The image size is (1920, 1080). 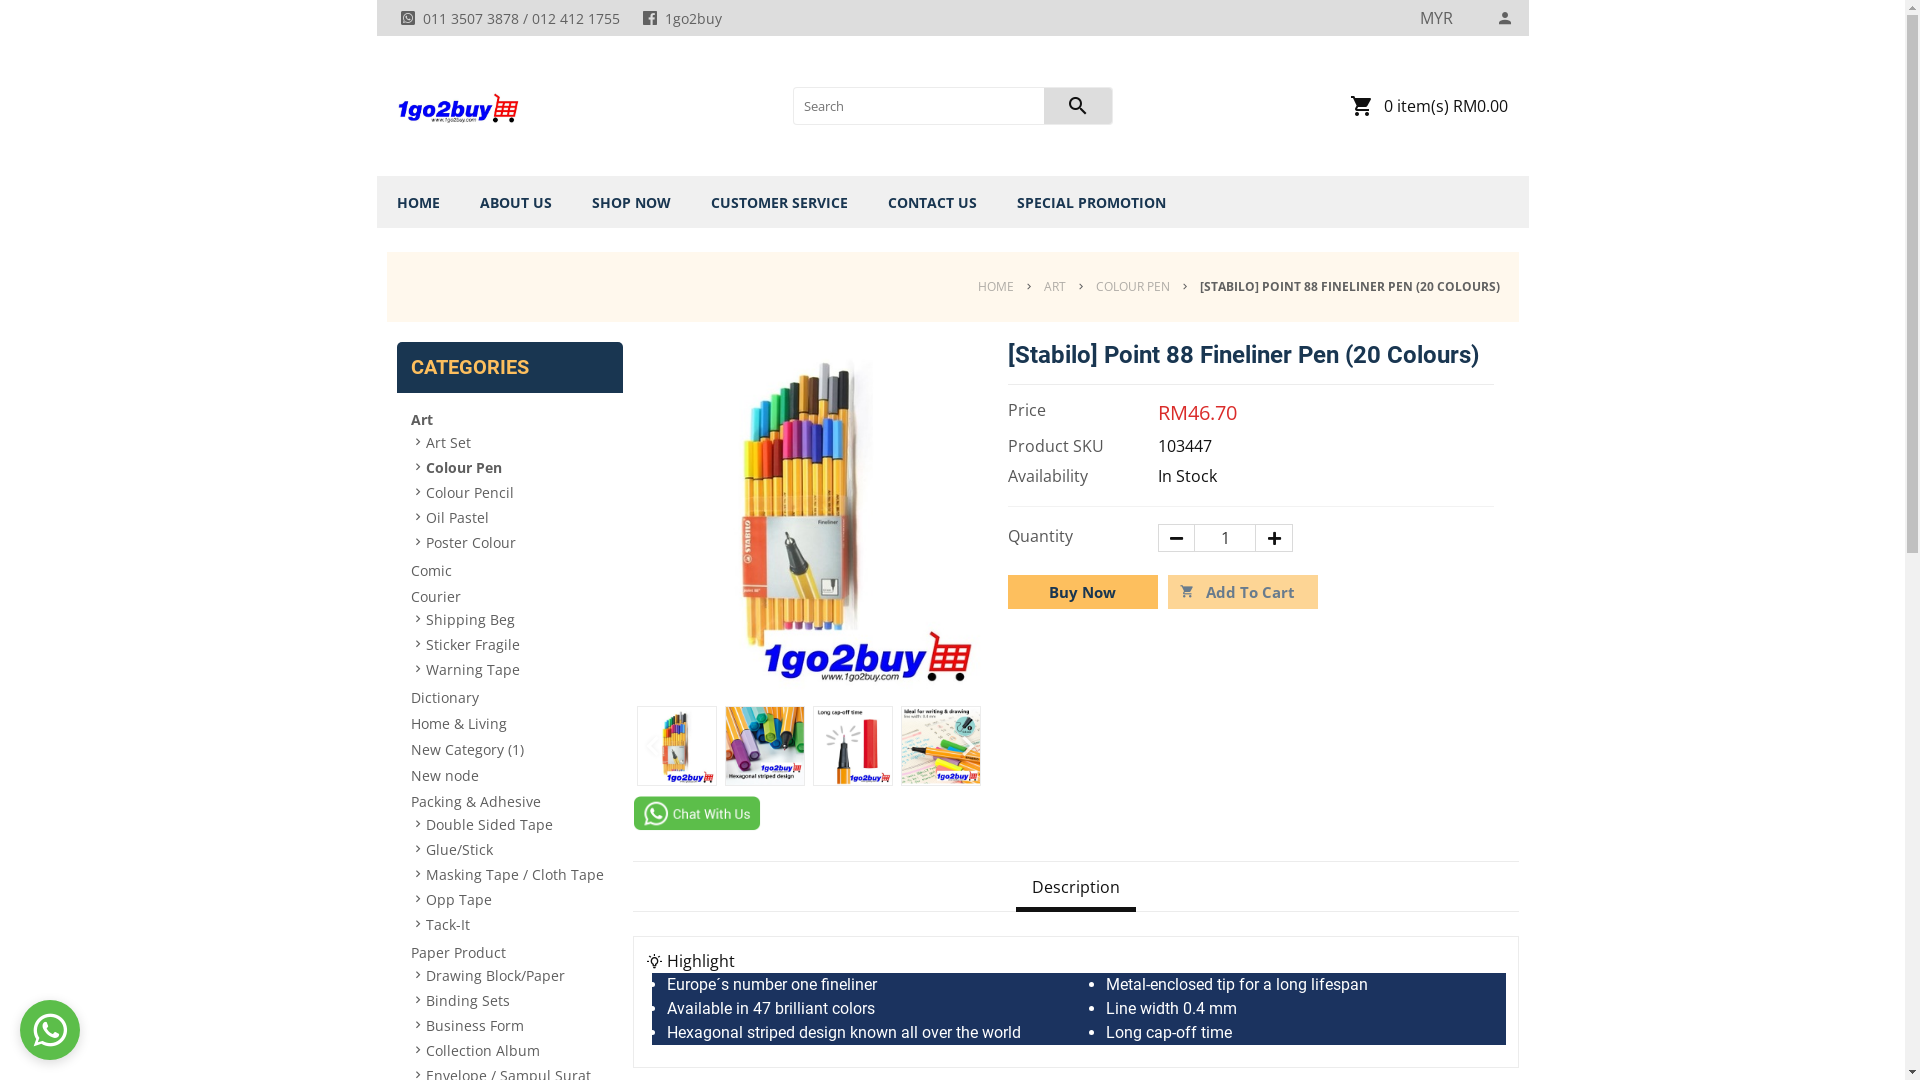 I want to click on 'Buy Now', so click(x=1082, y=590).